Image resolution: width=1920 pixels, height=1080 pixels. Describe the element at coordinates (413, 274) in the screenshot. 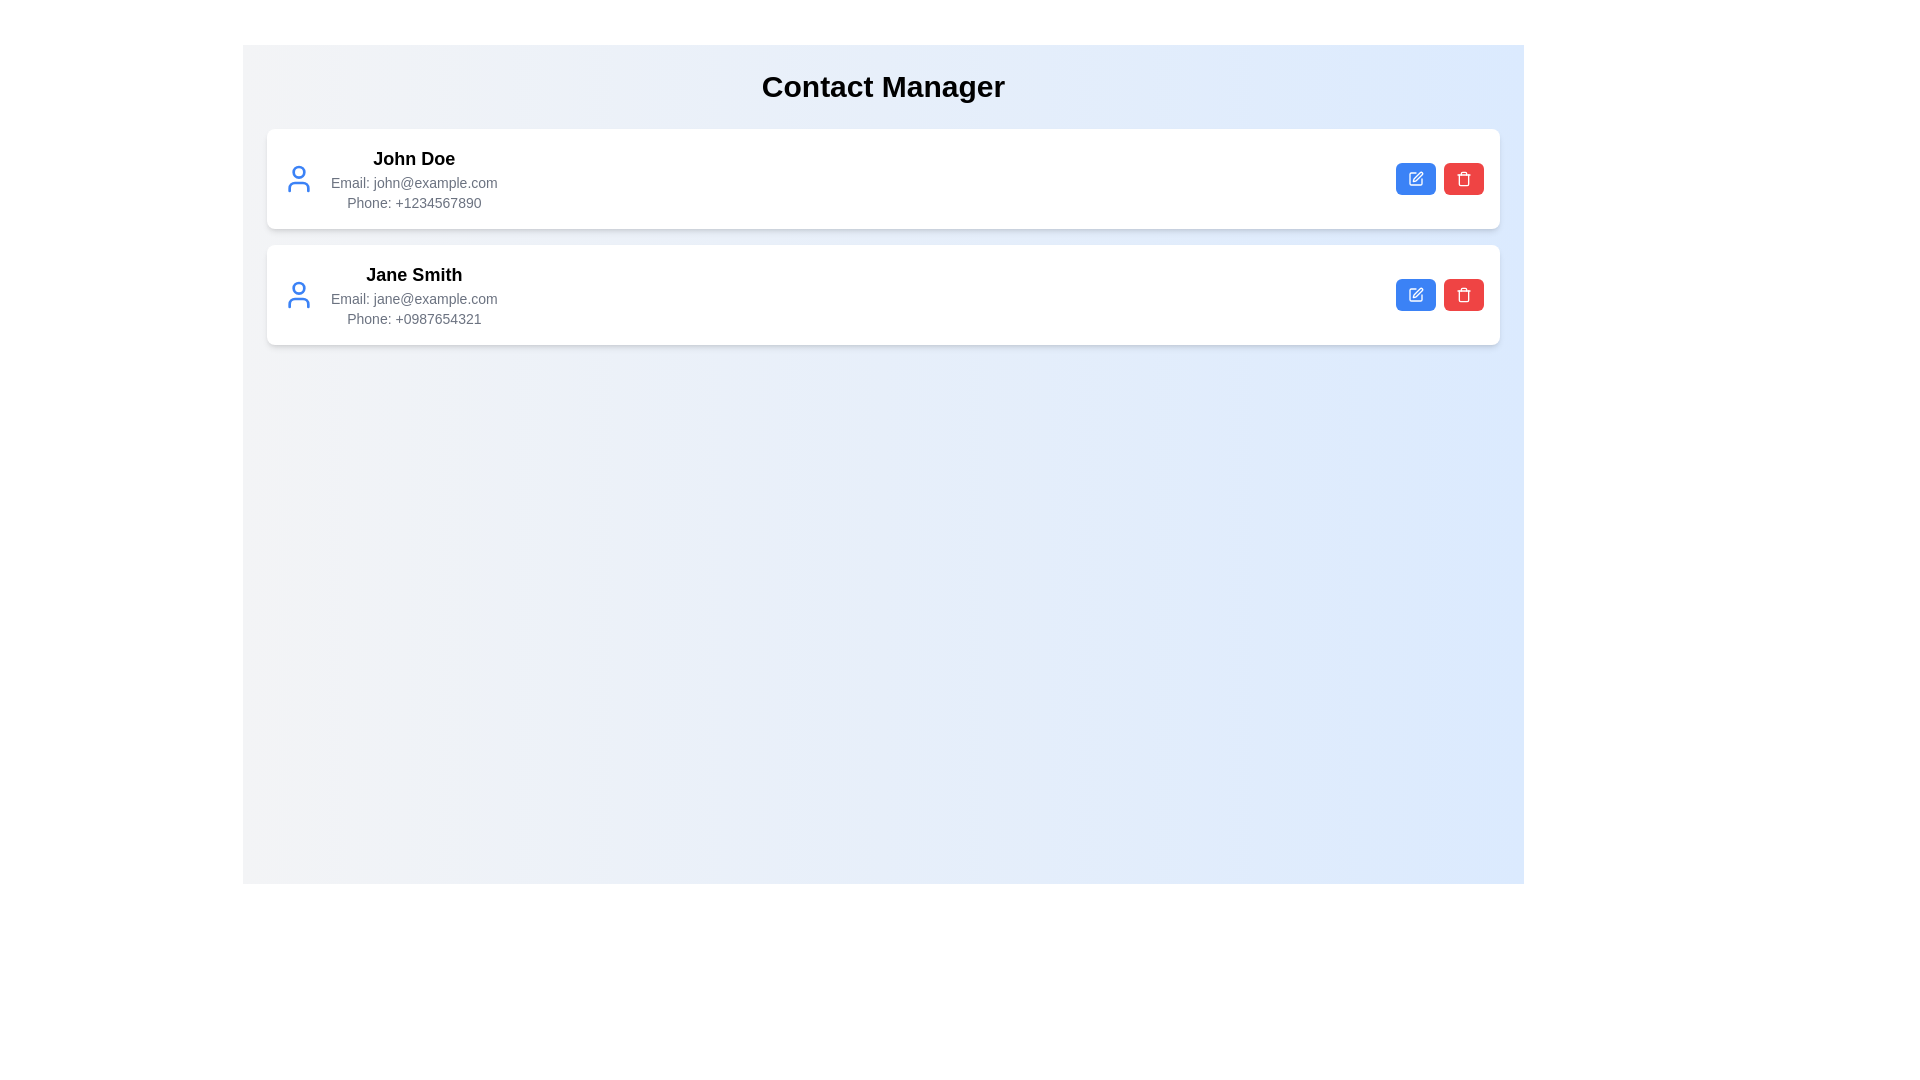

I see `the text label that displays the name of the contact in the second contact card, which is centered above the email and phone details` at that location.